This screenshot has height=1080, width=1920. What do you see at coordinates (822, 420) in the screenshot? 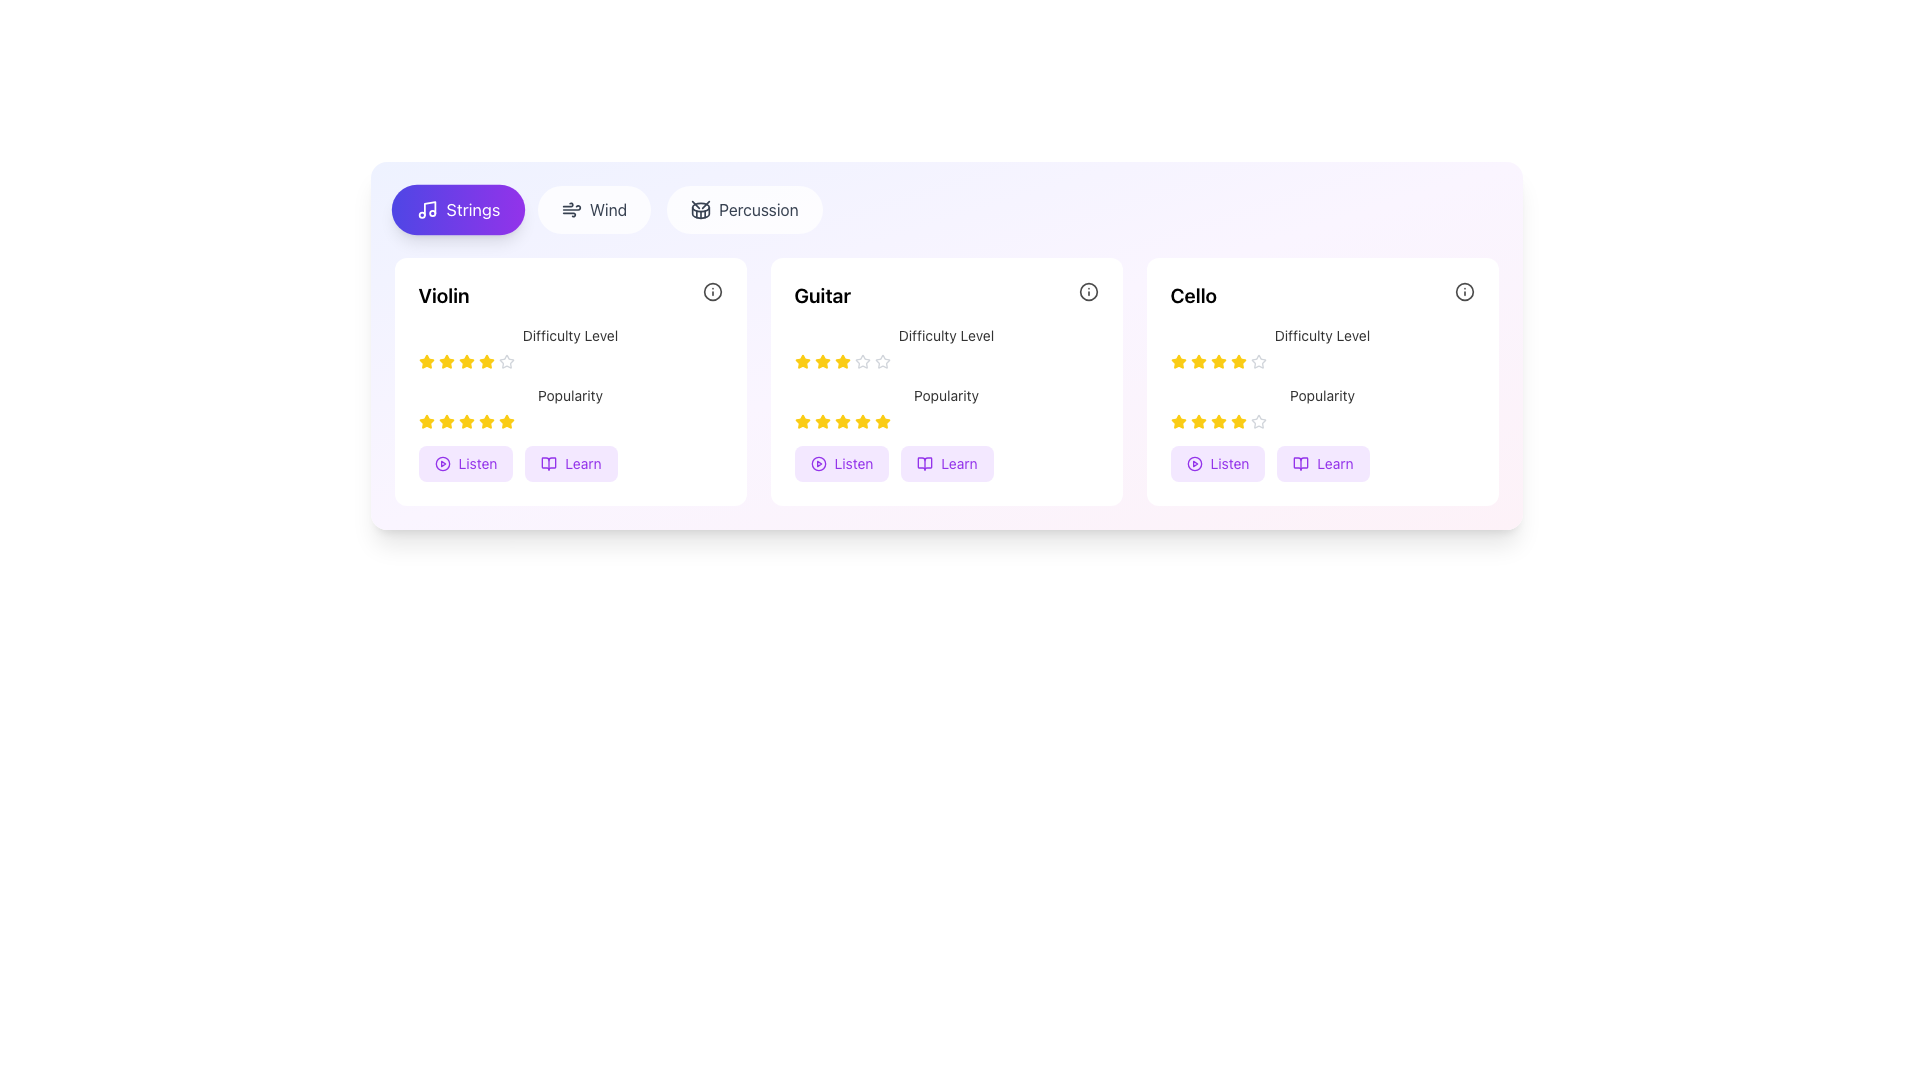
I see `the second yellow star-shaped icon in the 'Popularity' rating row of the 'Guitar' card` at bounding box center [822, 420].